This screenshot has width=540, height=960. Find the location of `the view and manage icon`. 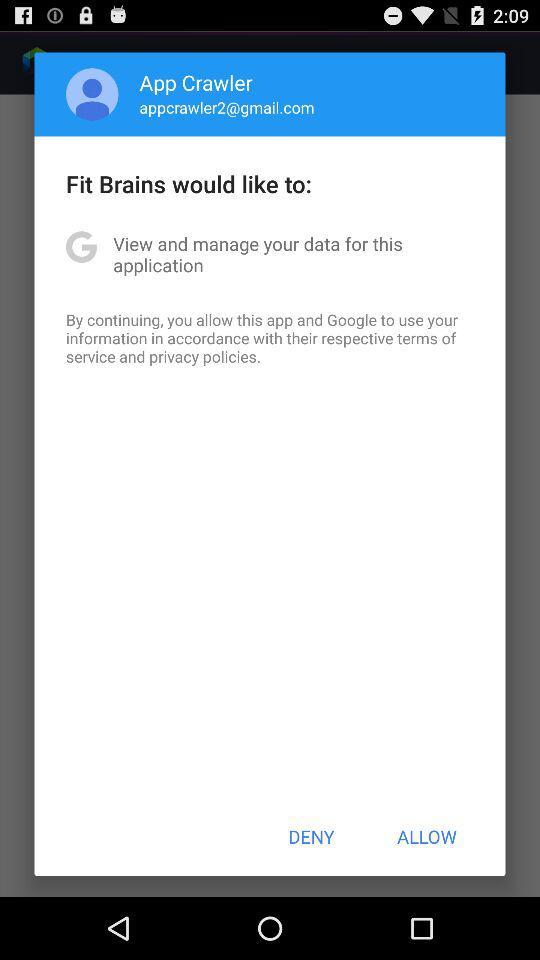

the view and manage icon is located at coordinates (270, 253).